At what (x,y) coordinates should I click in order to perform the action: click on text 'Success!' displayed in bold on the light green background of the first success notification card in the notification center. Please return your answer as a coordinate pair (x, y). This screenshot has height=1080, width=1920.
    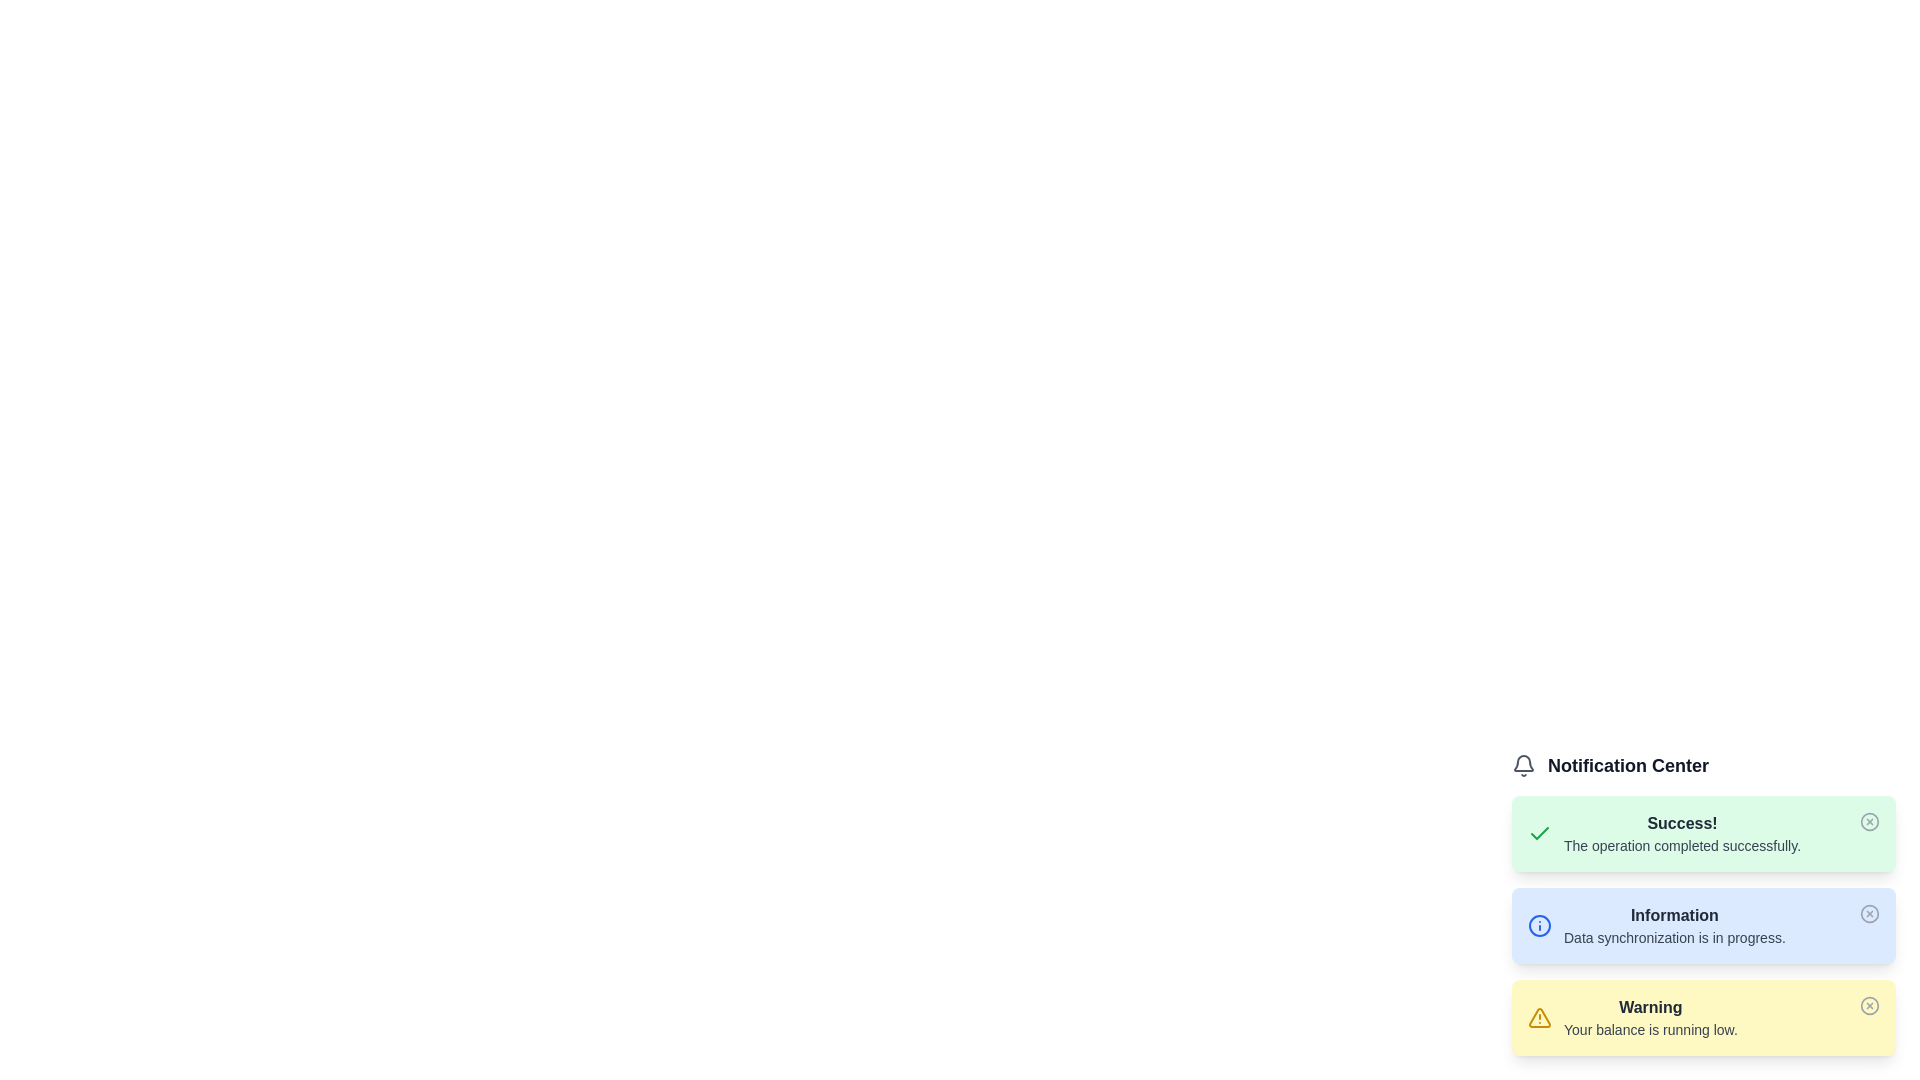
    Looking at the image, I should click on (1681, 824).